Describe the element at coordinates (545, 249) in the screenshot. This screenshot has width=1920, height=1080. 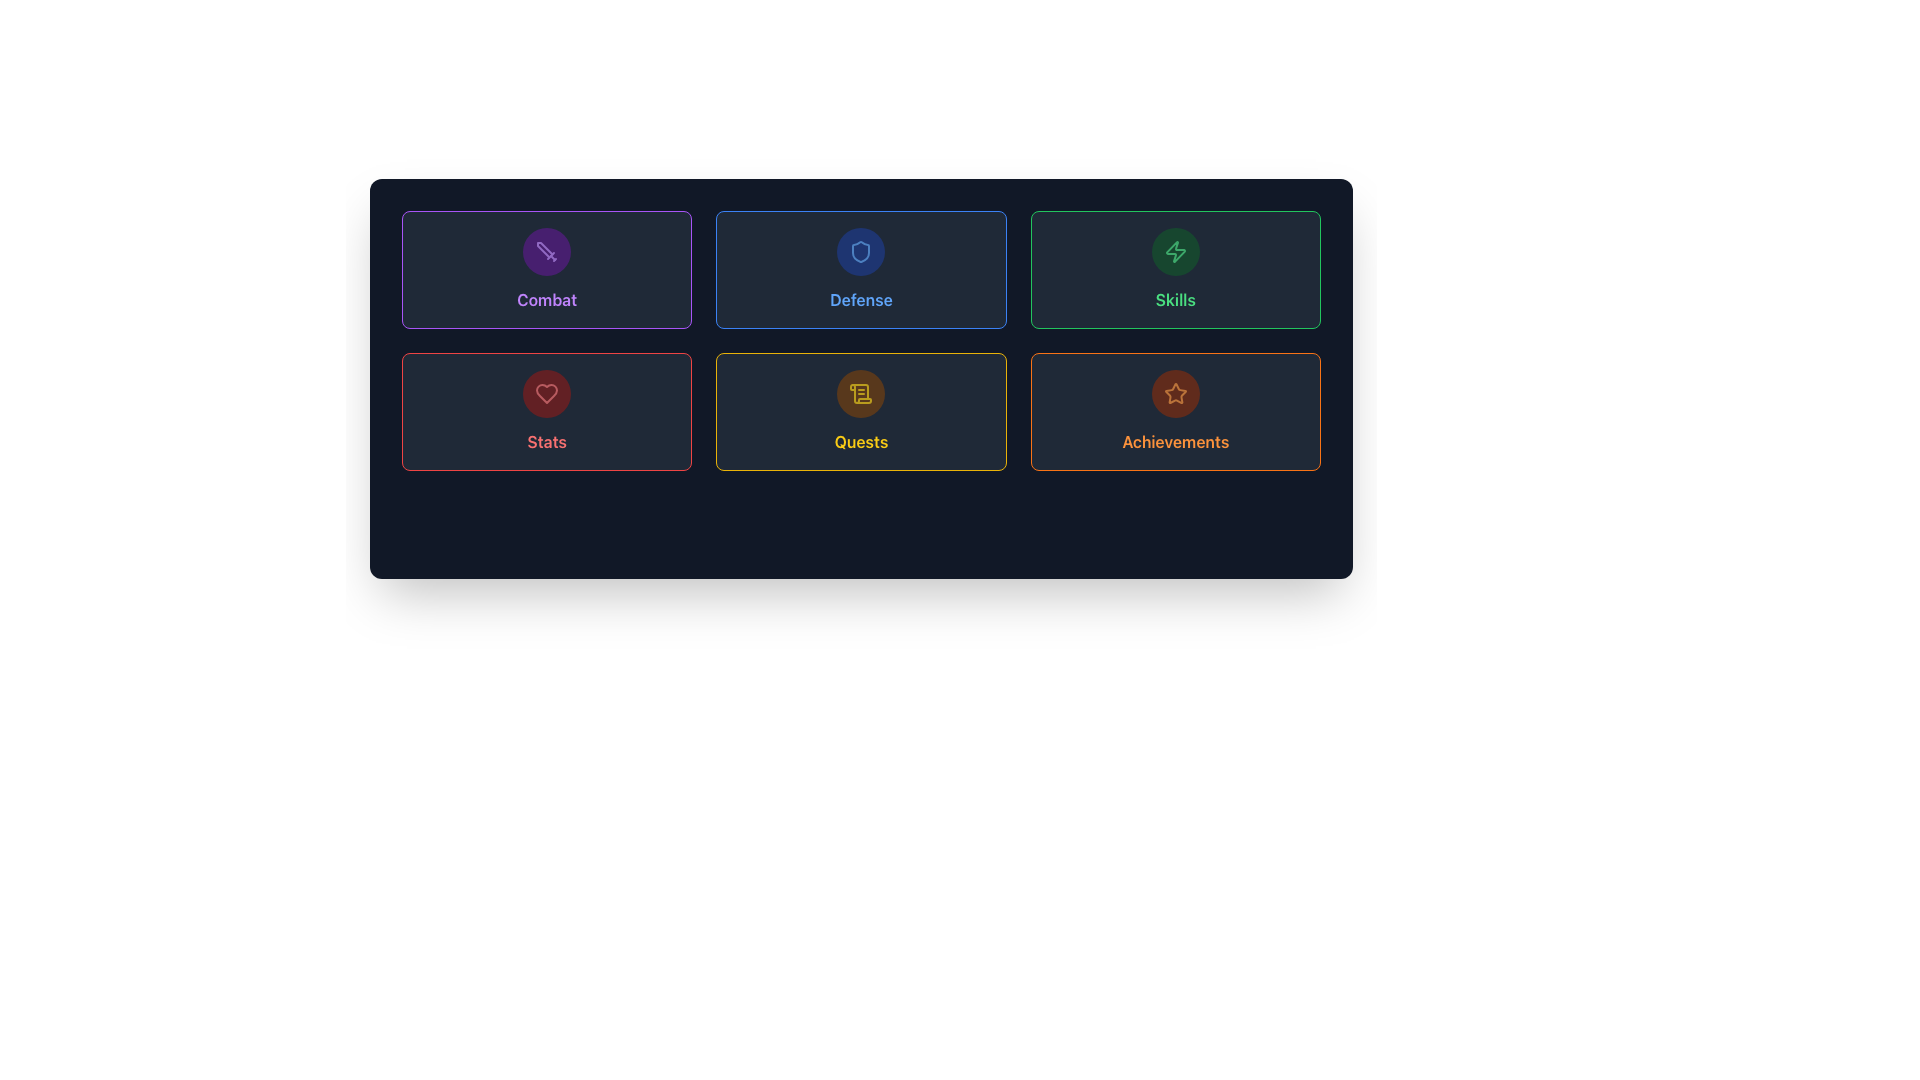
I see `the purple polygonal shape that is part of the sword icon within the Combat card` at that location.